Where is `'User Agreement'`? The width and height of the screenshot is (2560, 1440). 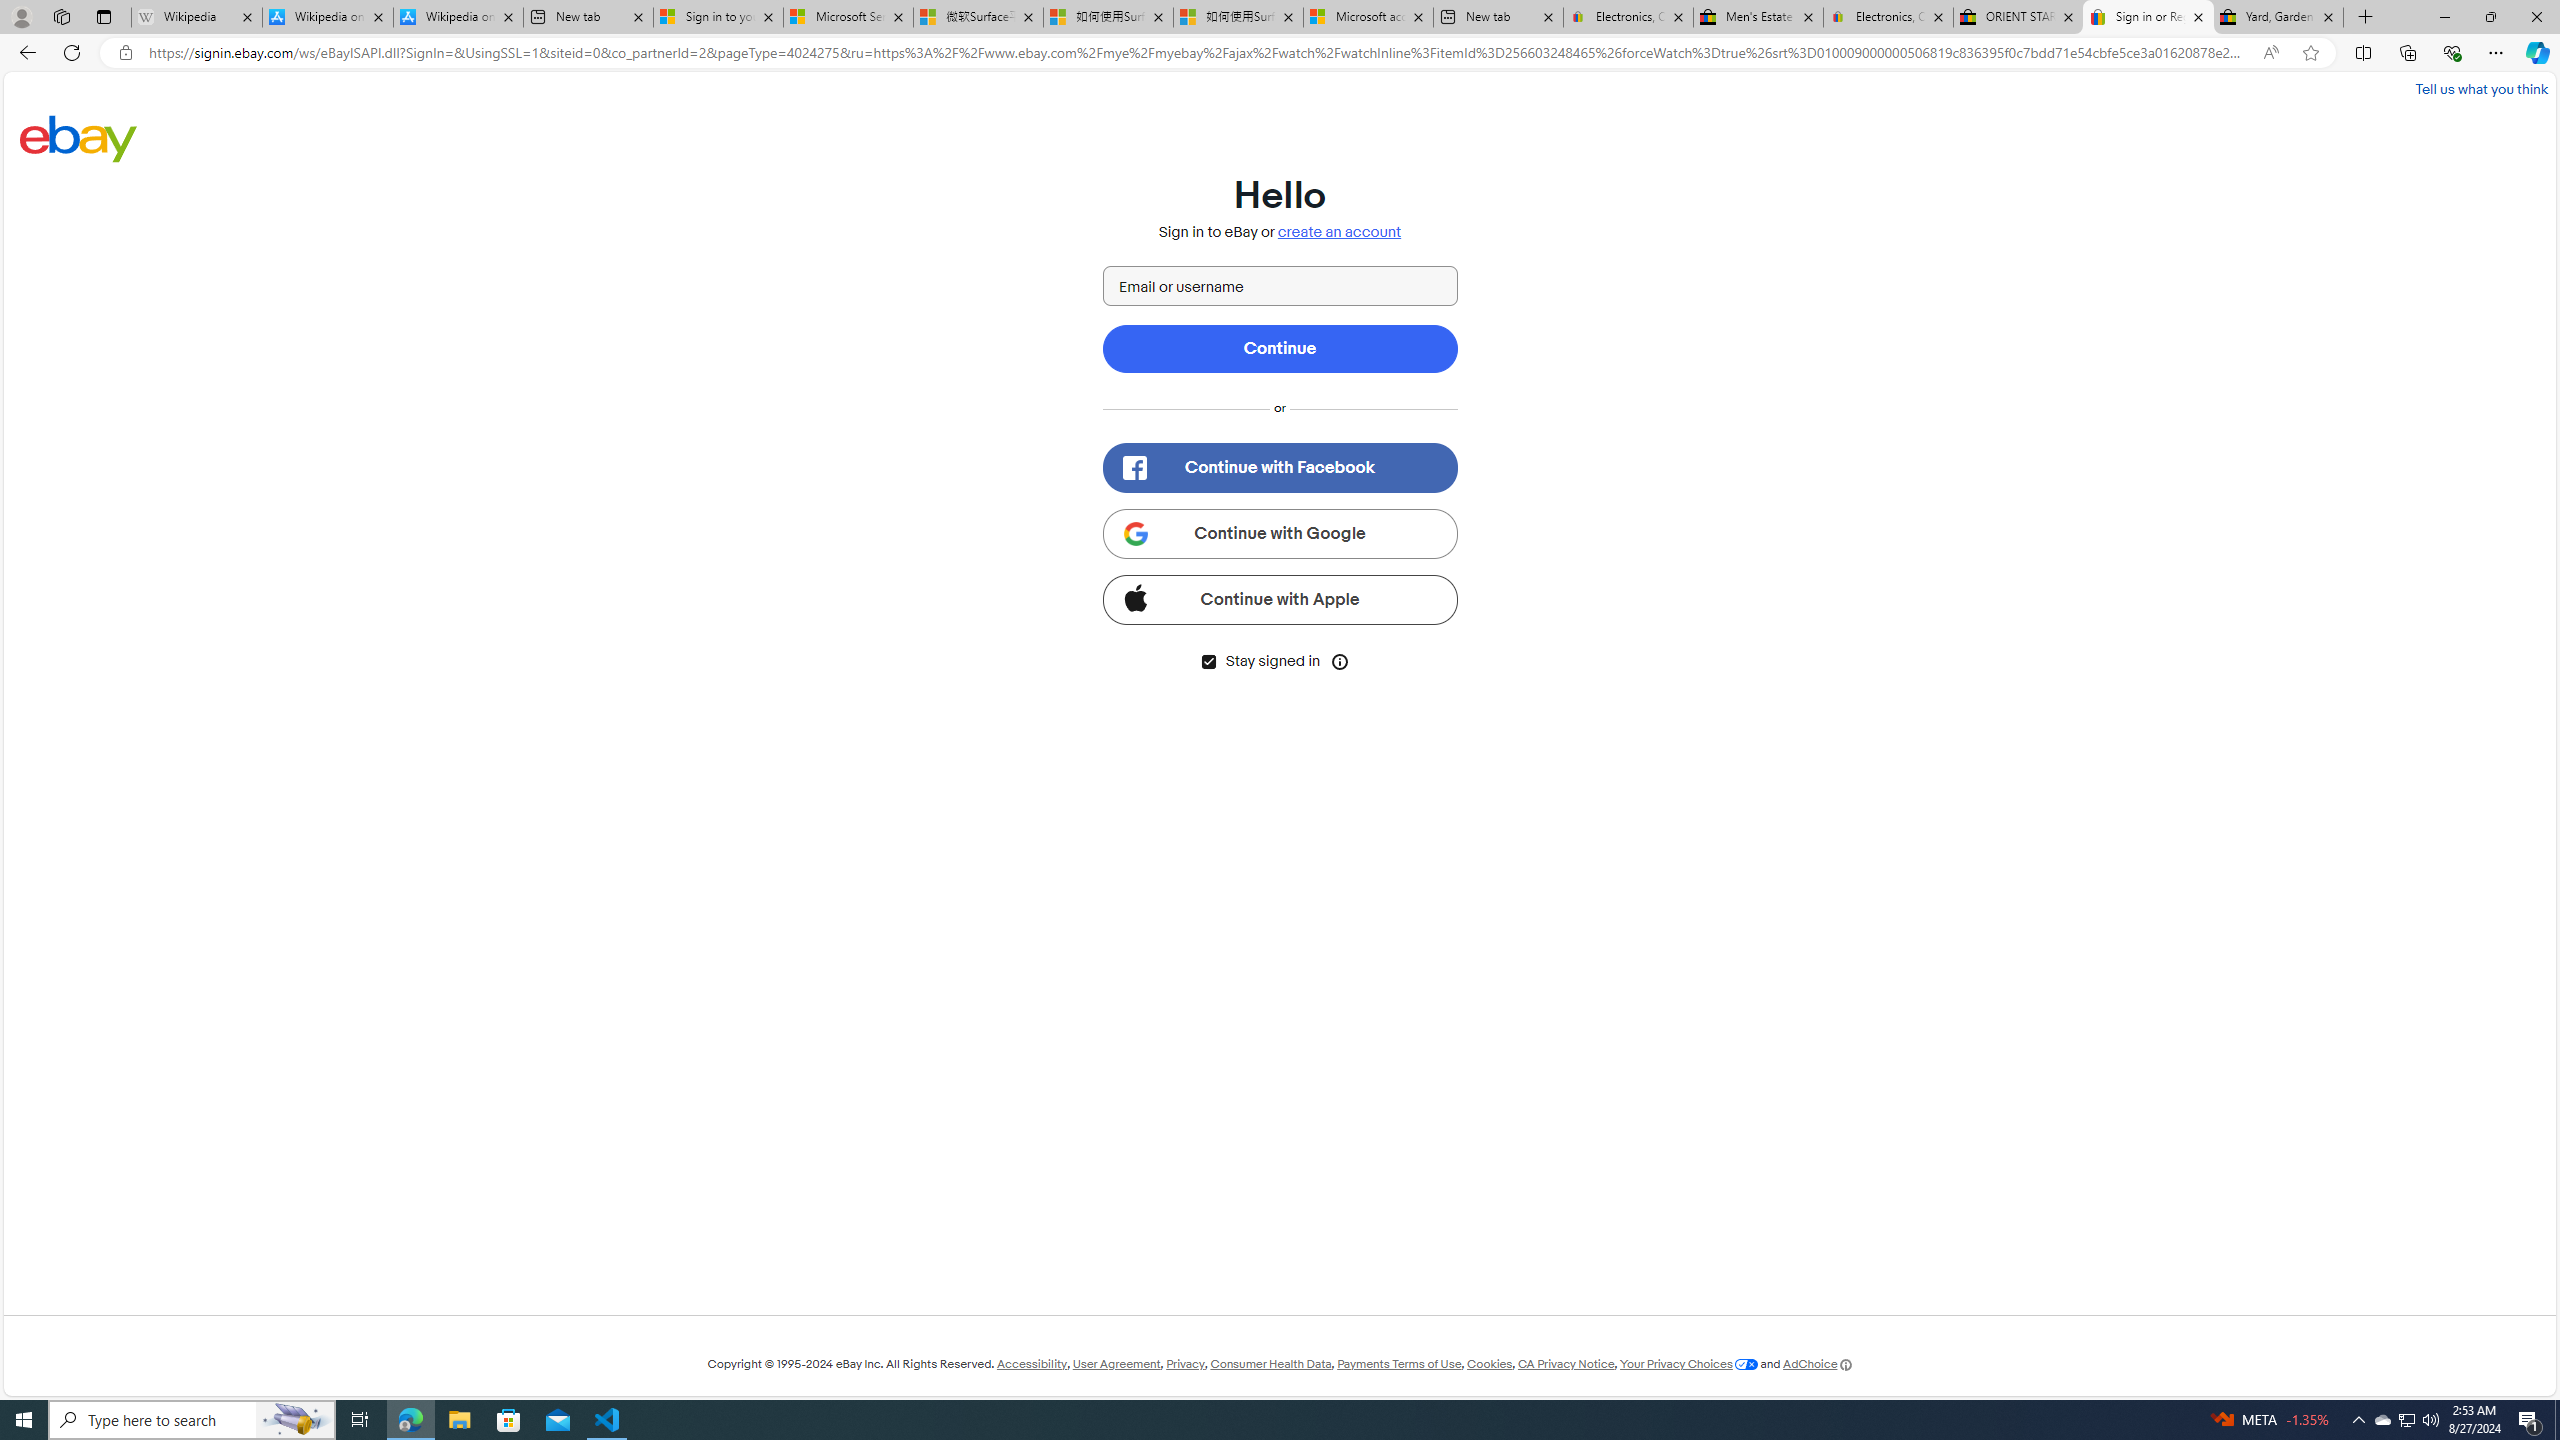 'User Agreement' is located at coordinates (1116, 1363).